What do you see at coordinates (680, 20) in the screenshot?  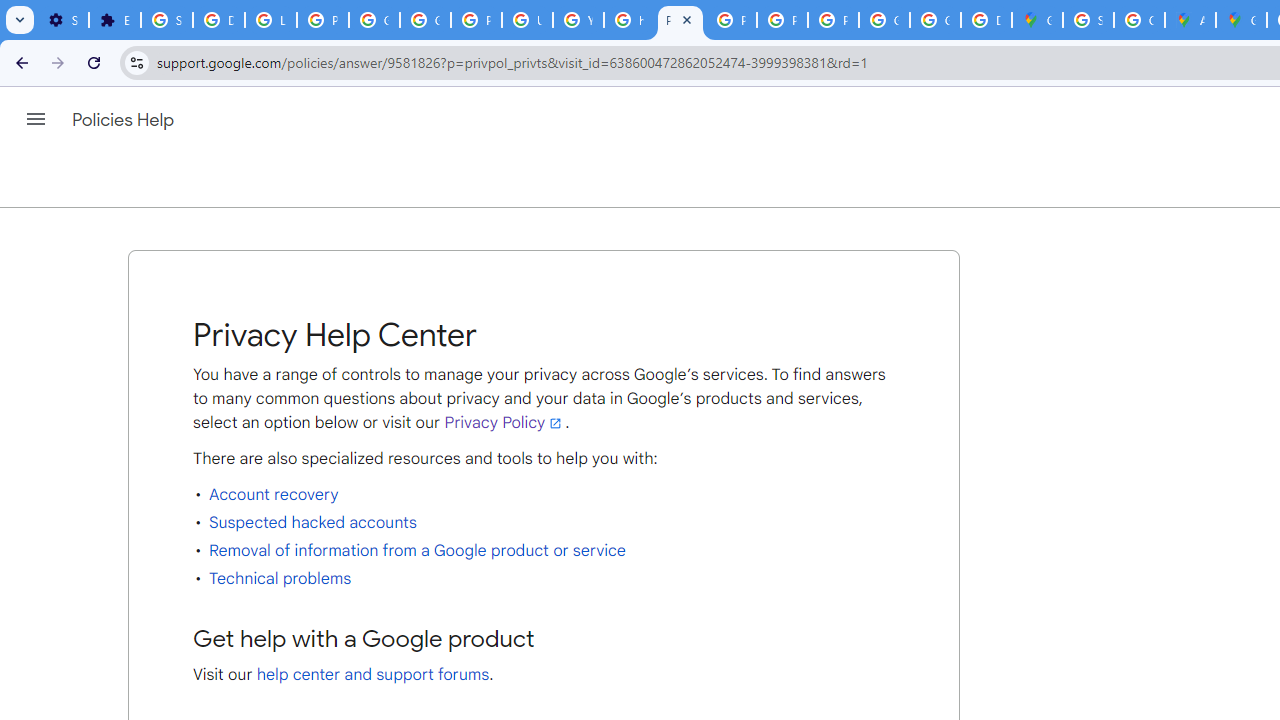 I see `'Privacy Help Center - Policies Help'` at bounding box center [680, 20].